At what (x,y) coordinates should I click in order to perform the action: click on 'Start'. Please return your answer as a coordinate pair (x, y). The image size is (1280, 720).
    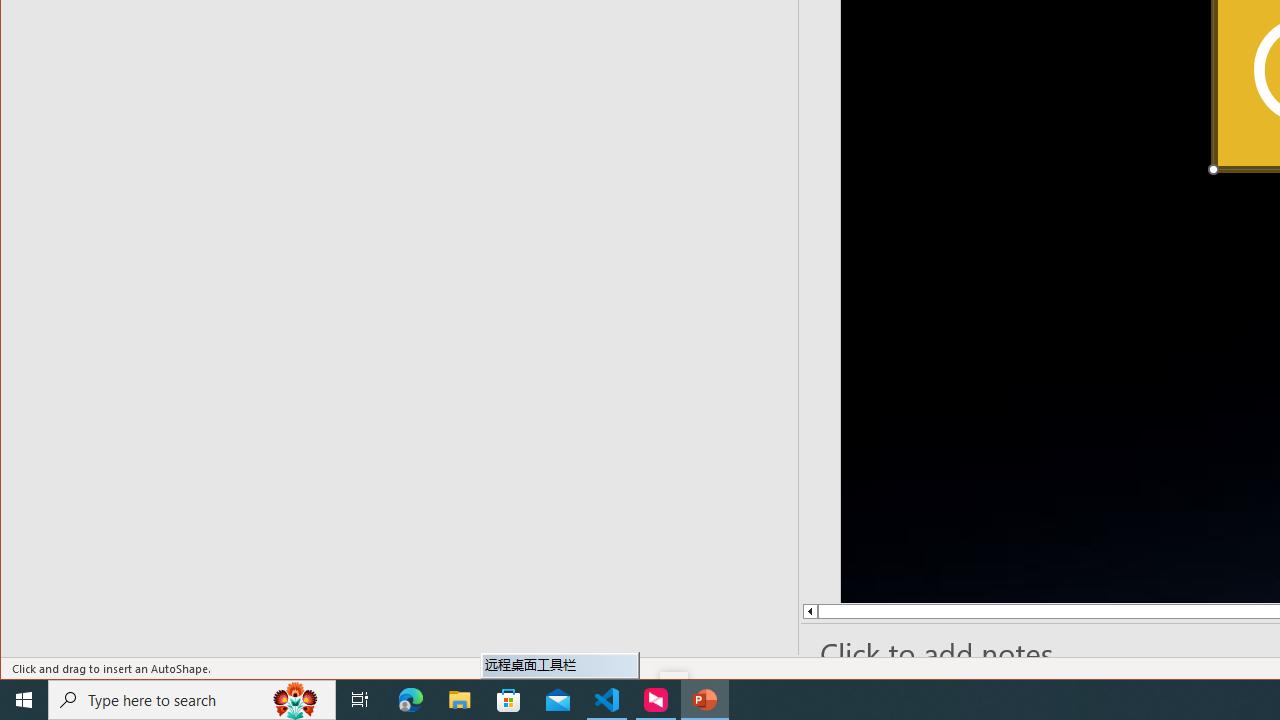
    Looking at the image, I should click on (24, 698).